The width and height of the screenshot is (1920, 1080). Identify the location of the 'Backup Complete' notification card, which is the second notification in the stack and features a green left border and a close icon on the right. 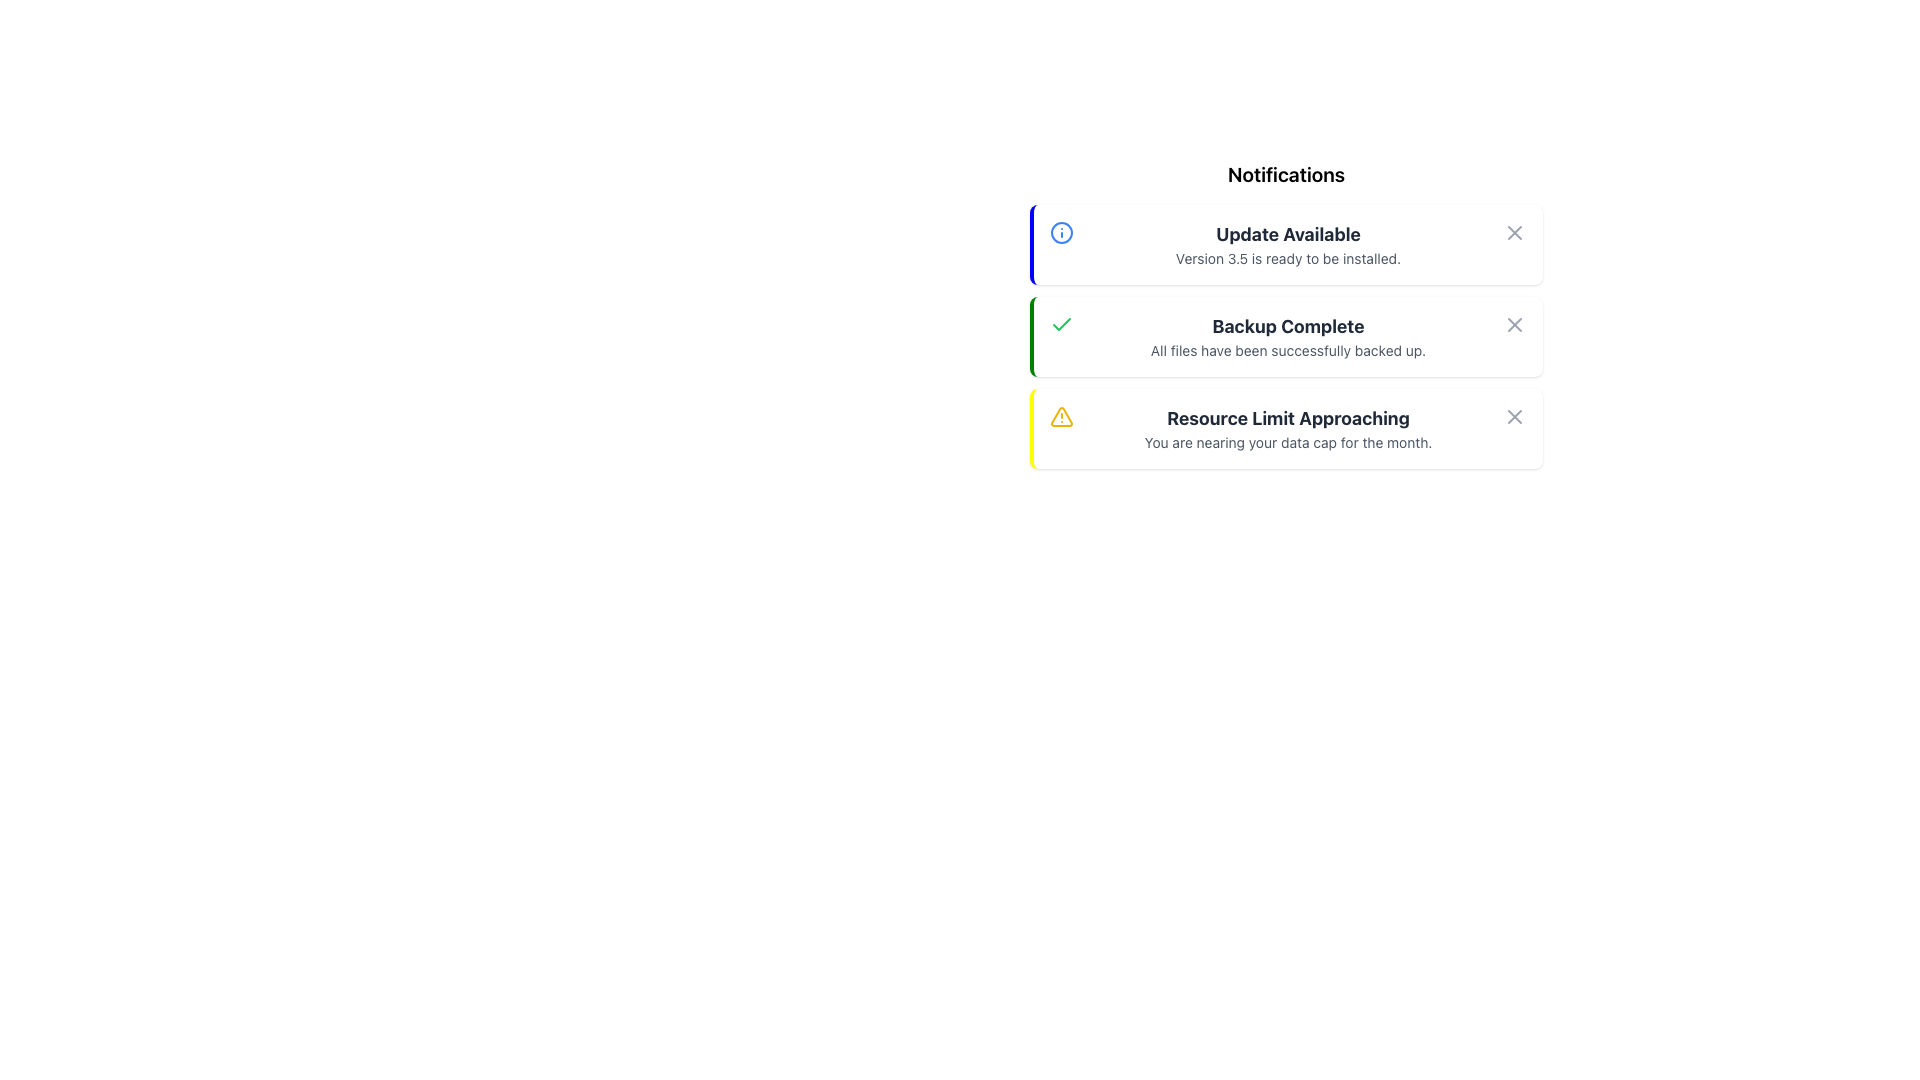
(1286, 335).